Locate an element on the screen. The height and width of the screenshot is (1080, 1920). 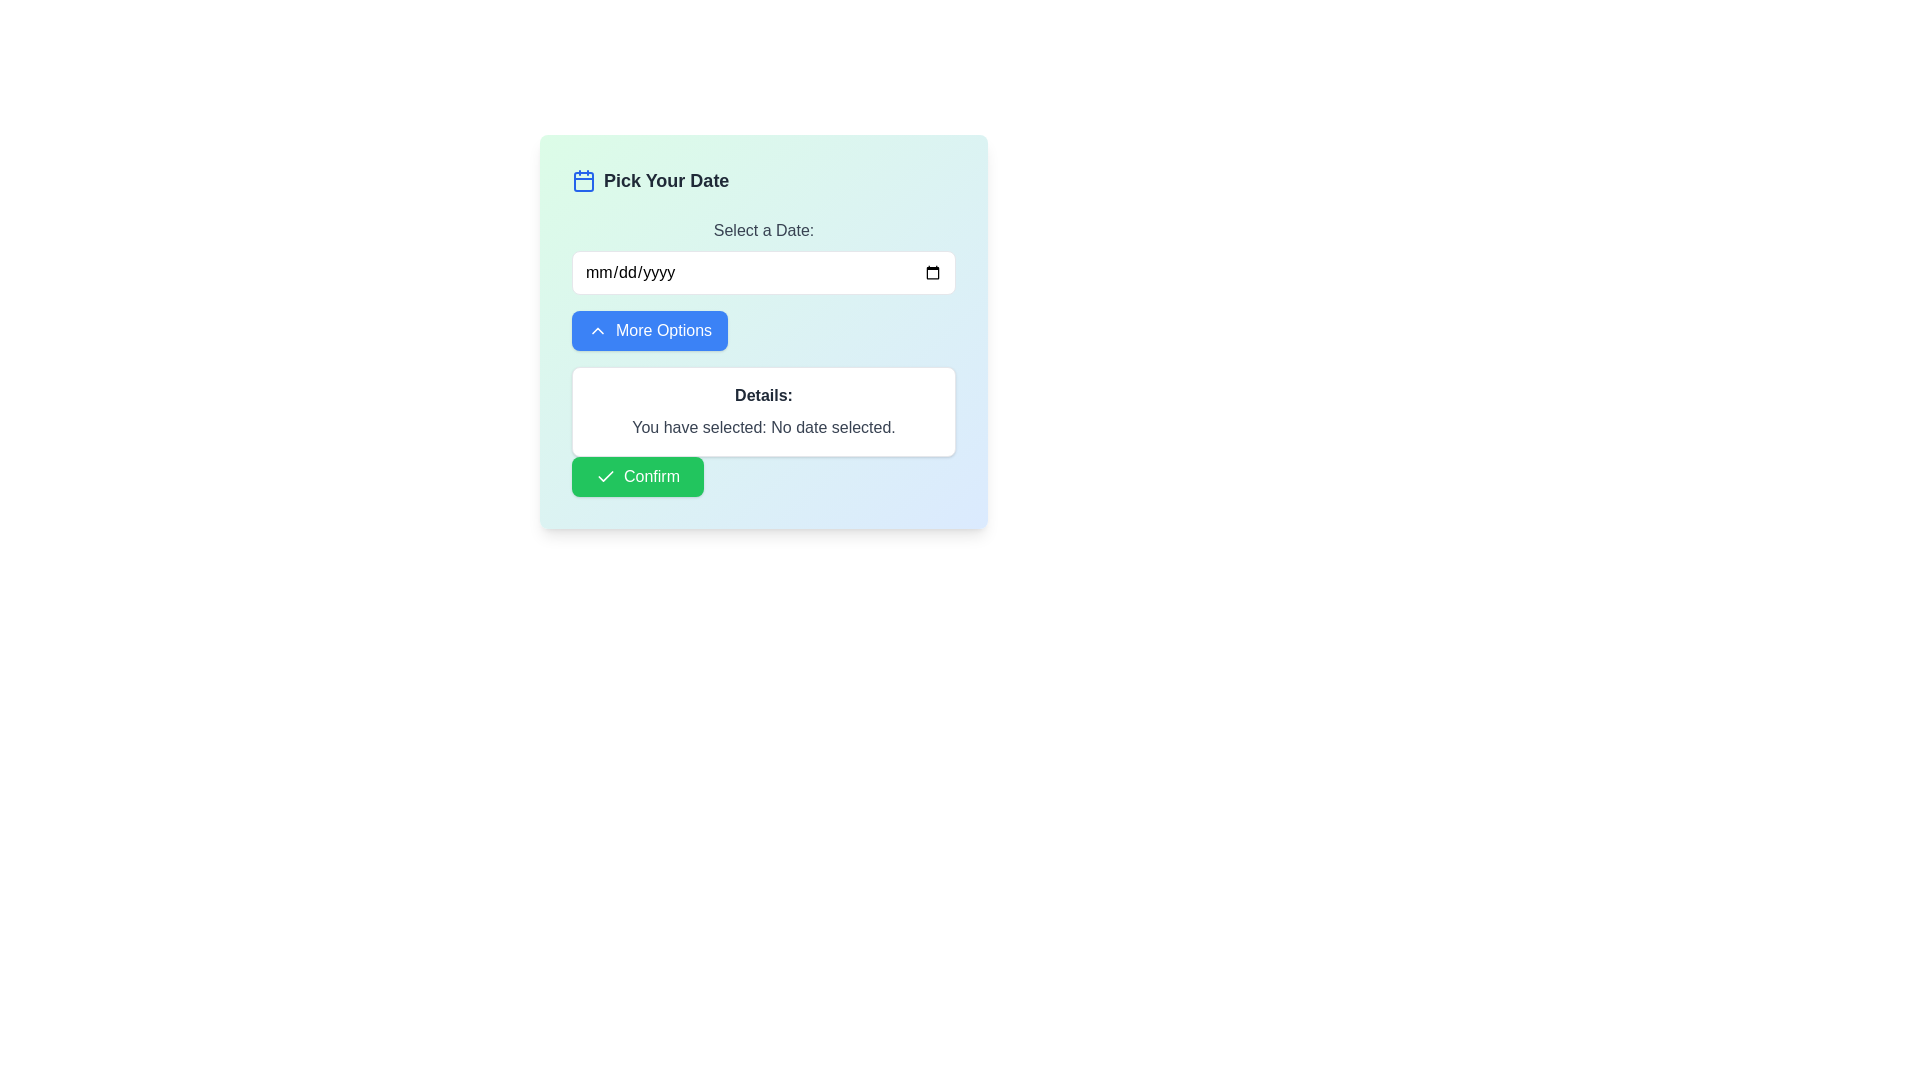
the static text element displaying the status of date selection, which indicates that no date is selected, located below the 'More Options' button is located at coordinates (762, 427).